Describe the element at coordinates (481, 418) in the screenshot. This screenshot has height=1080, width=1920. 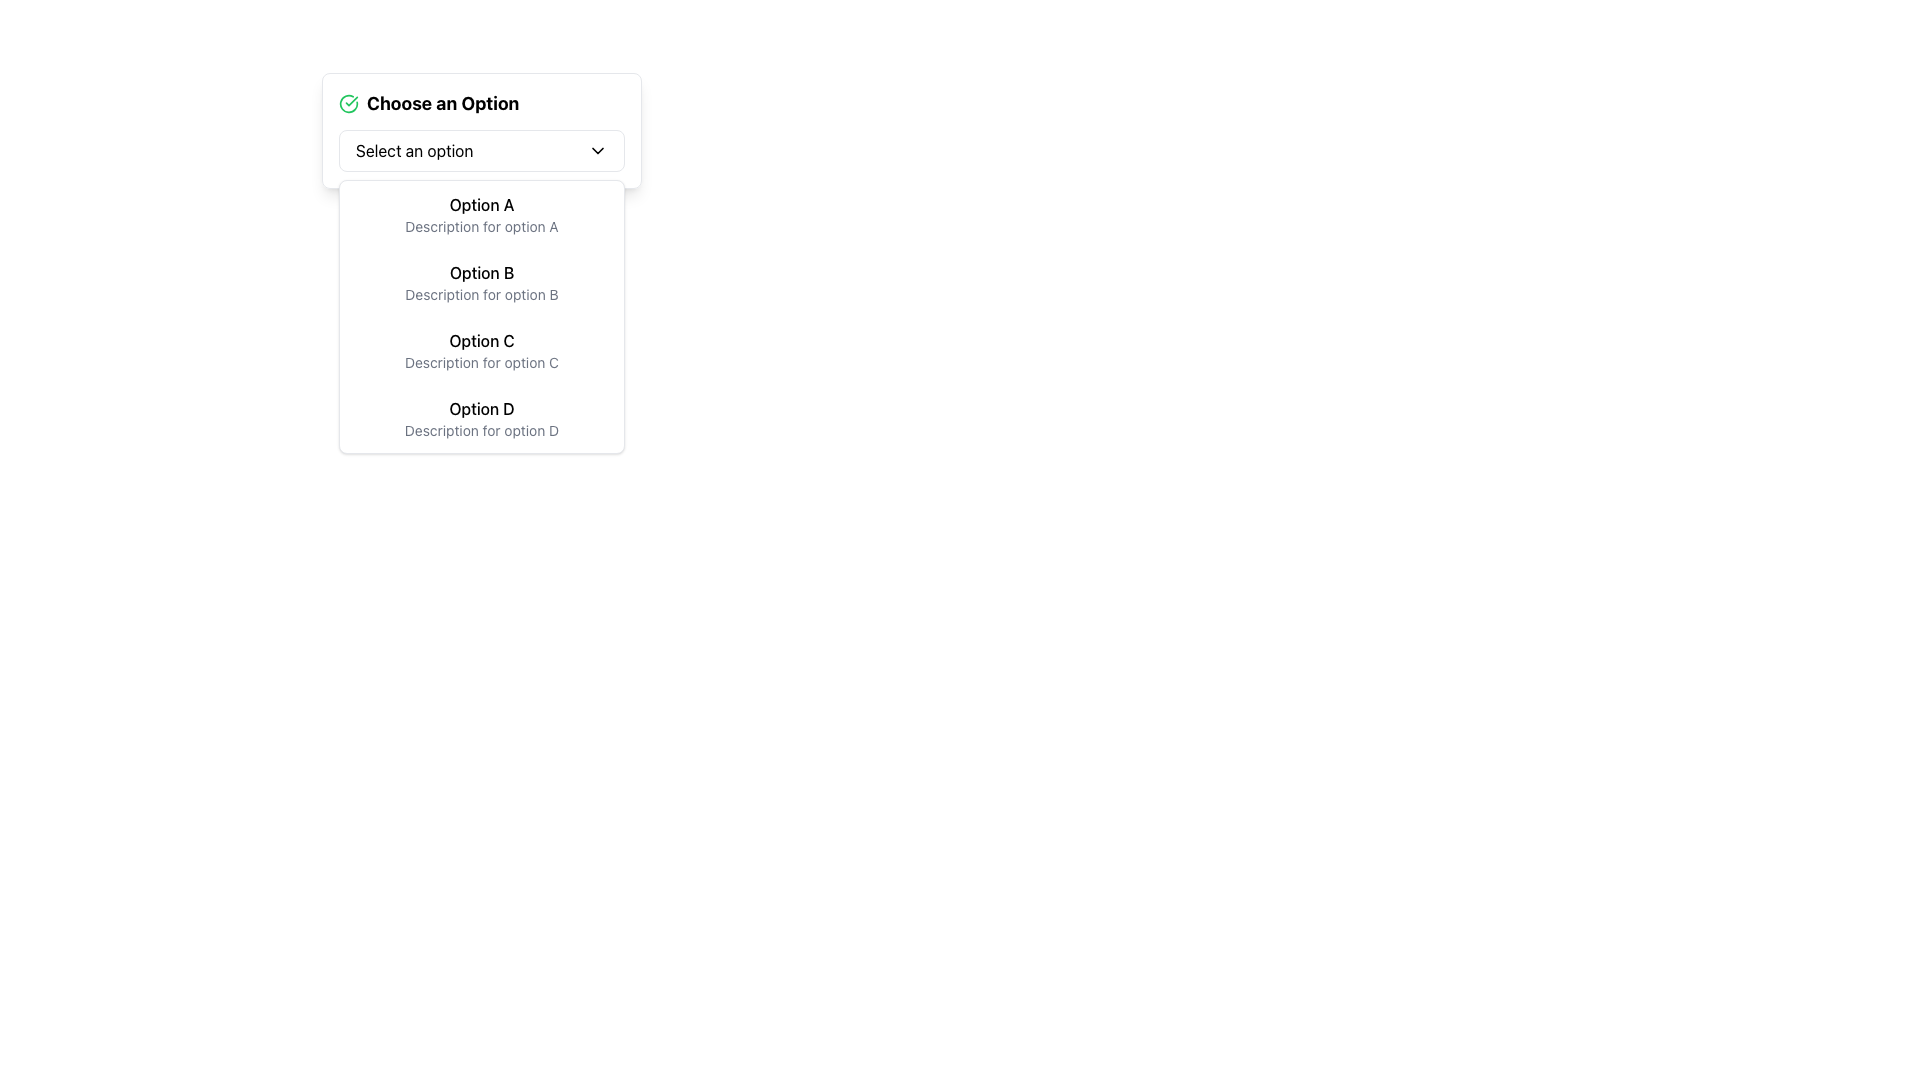
I see `the selectable list item labeled 'Option D'` at that location.